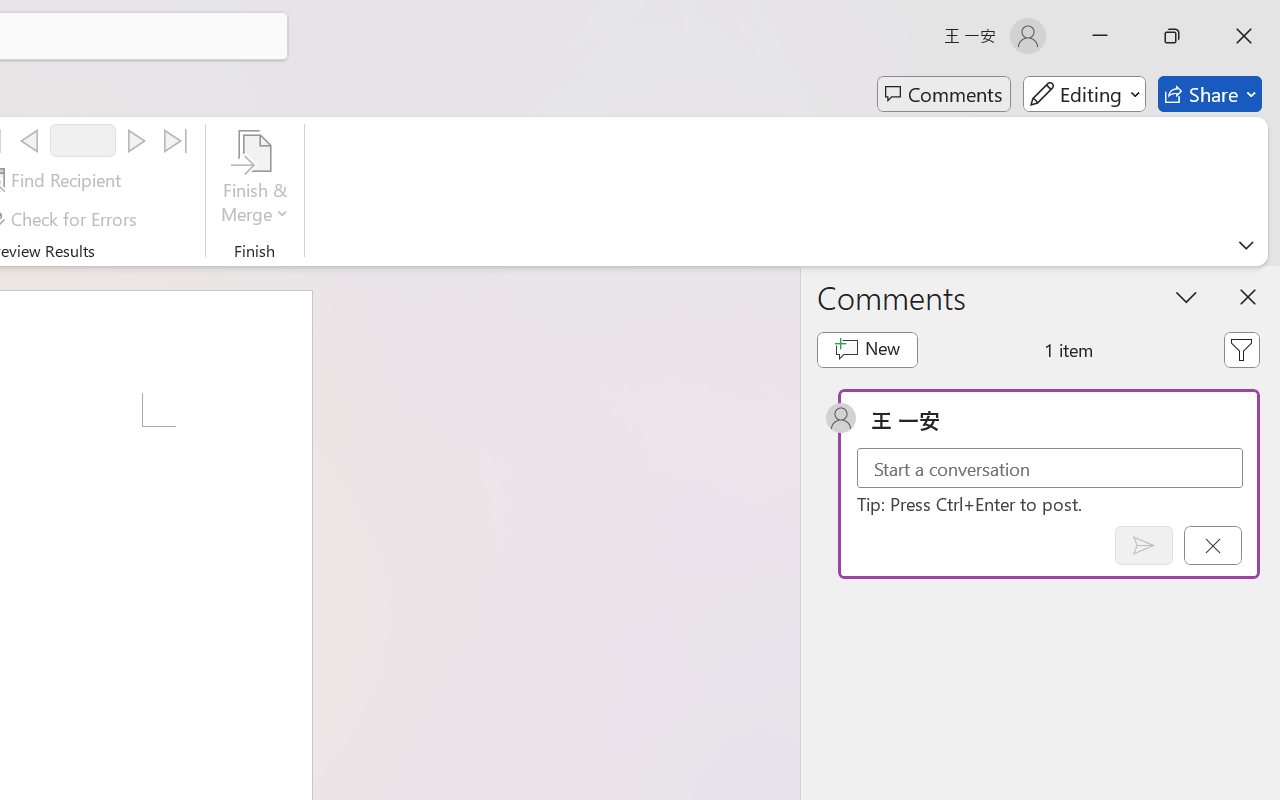 The image size is (1280, 800). What do you see at coordinates (1211, 545) in the screenshot?
I see `'Cancel'` at bounding box center [1211, 545].